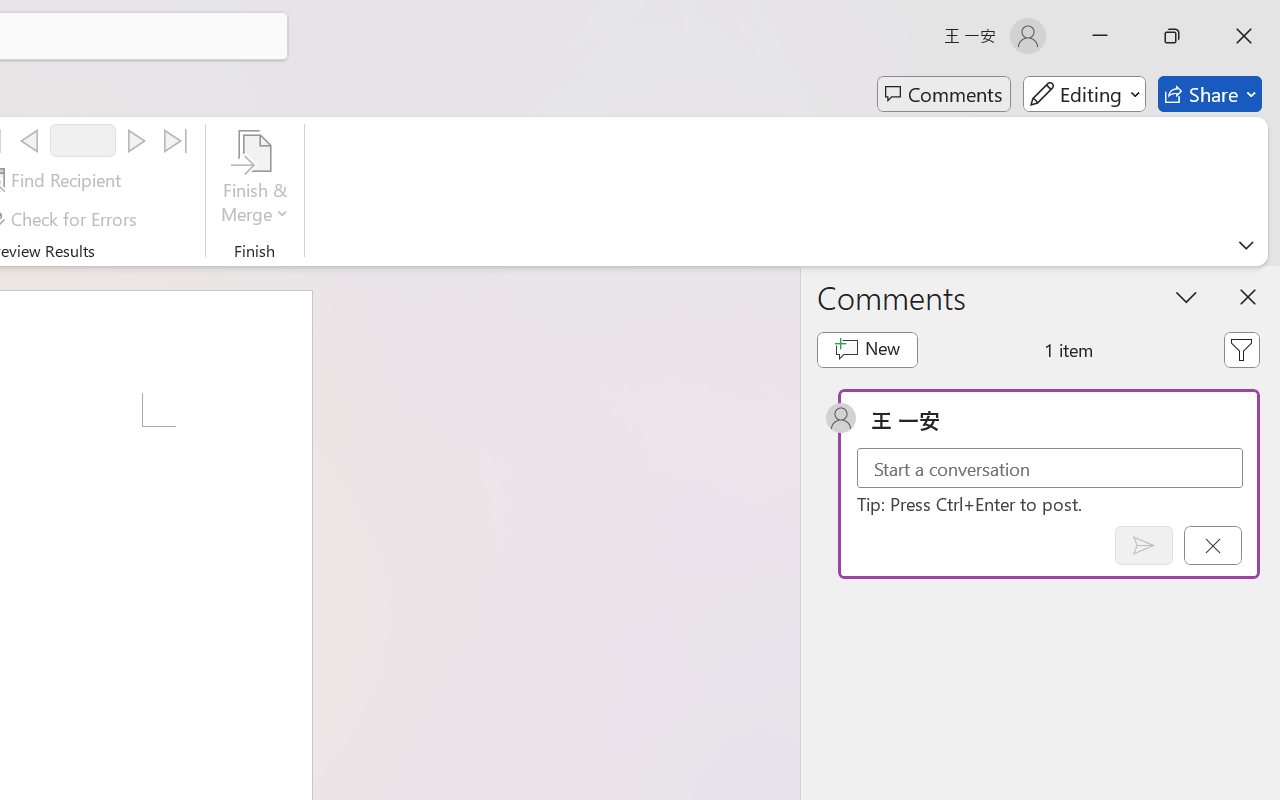 The image size is (1280, 800). What do you see at coordinates (1211, 545) in the screenshot?
I see `'Cancel'` at bounding box center [1211, 545].